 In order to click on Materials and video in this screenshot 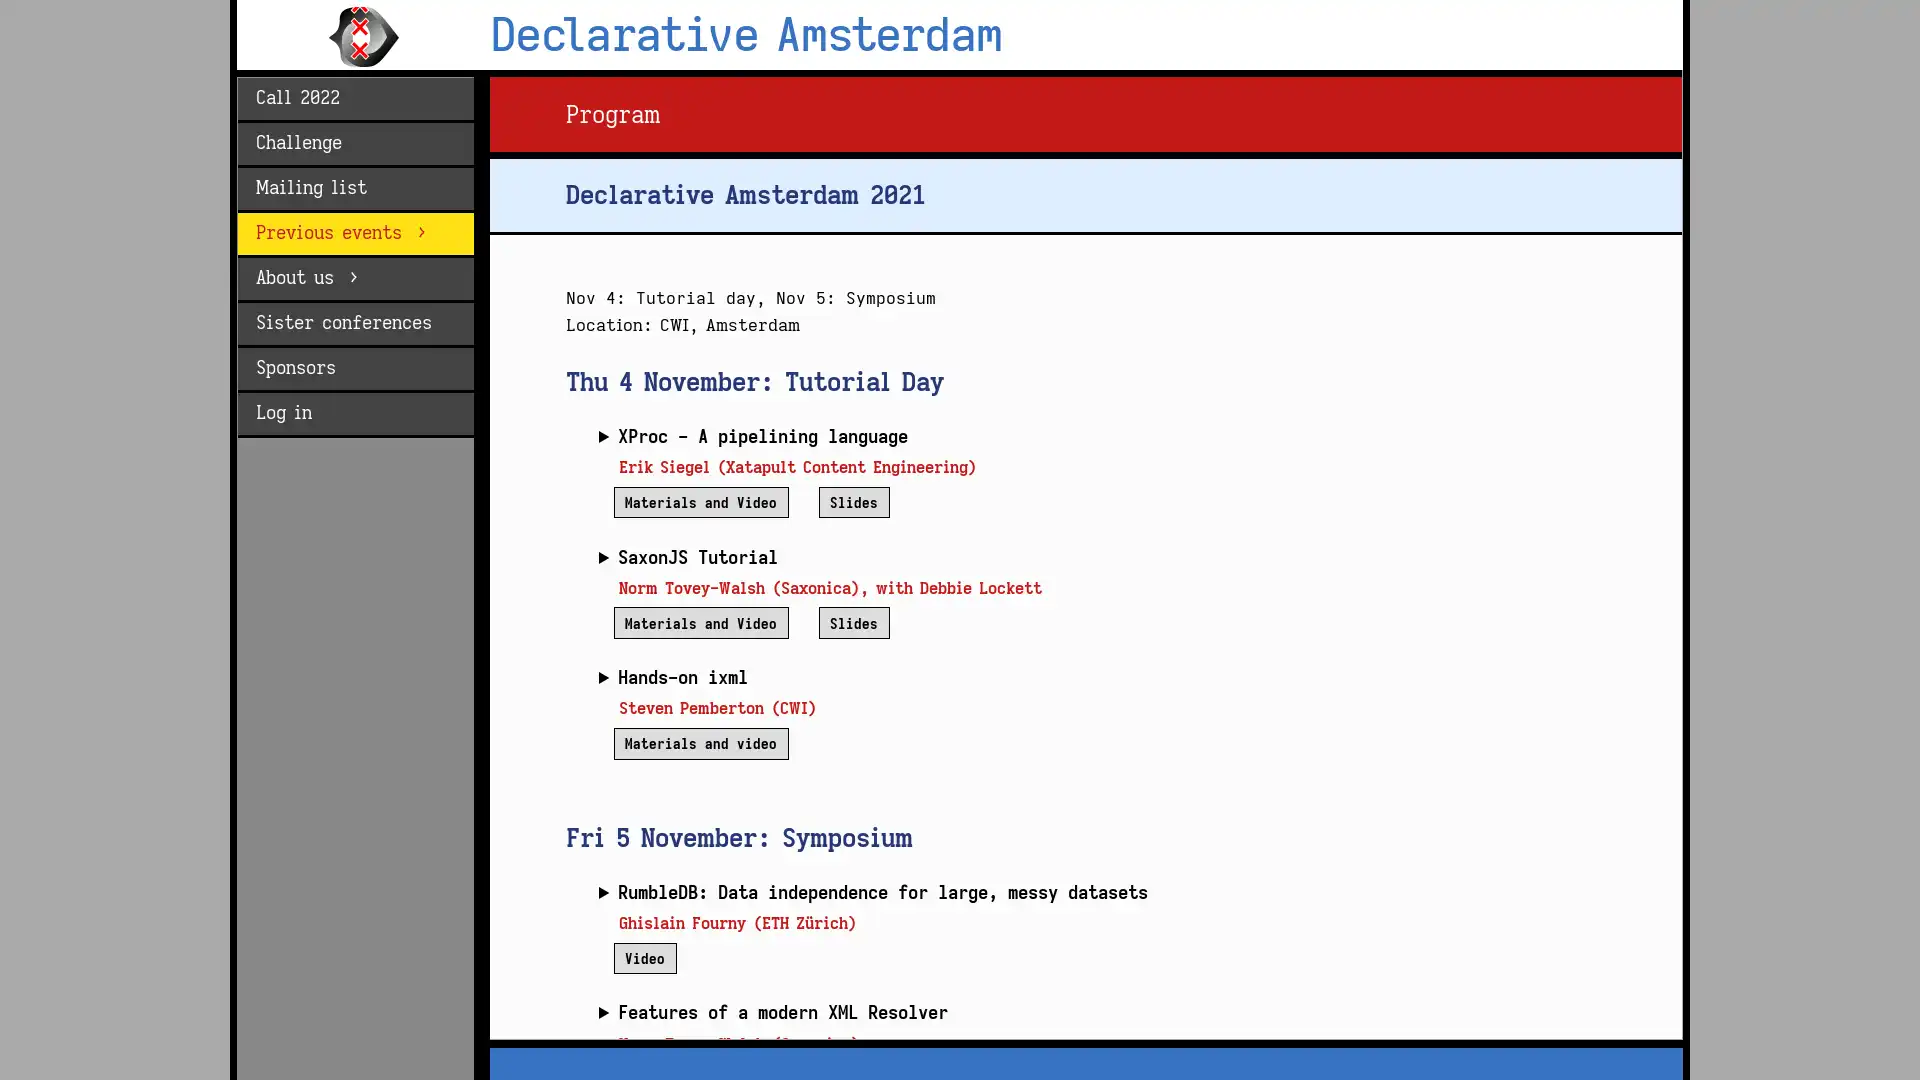, I will do `click(700, 743)`.